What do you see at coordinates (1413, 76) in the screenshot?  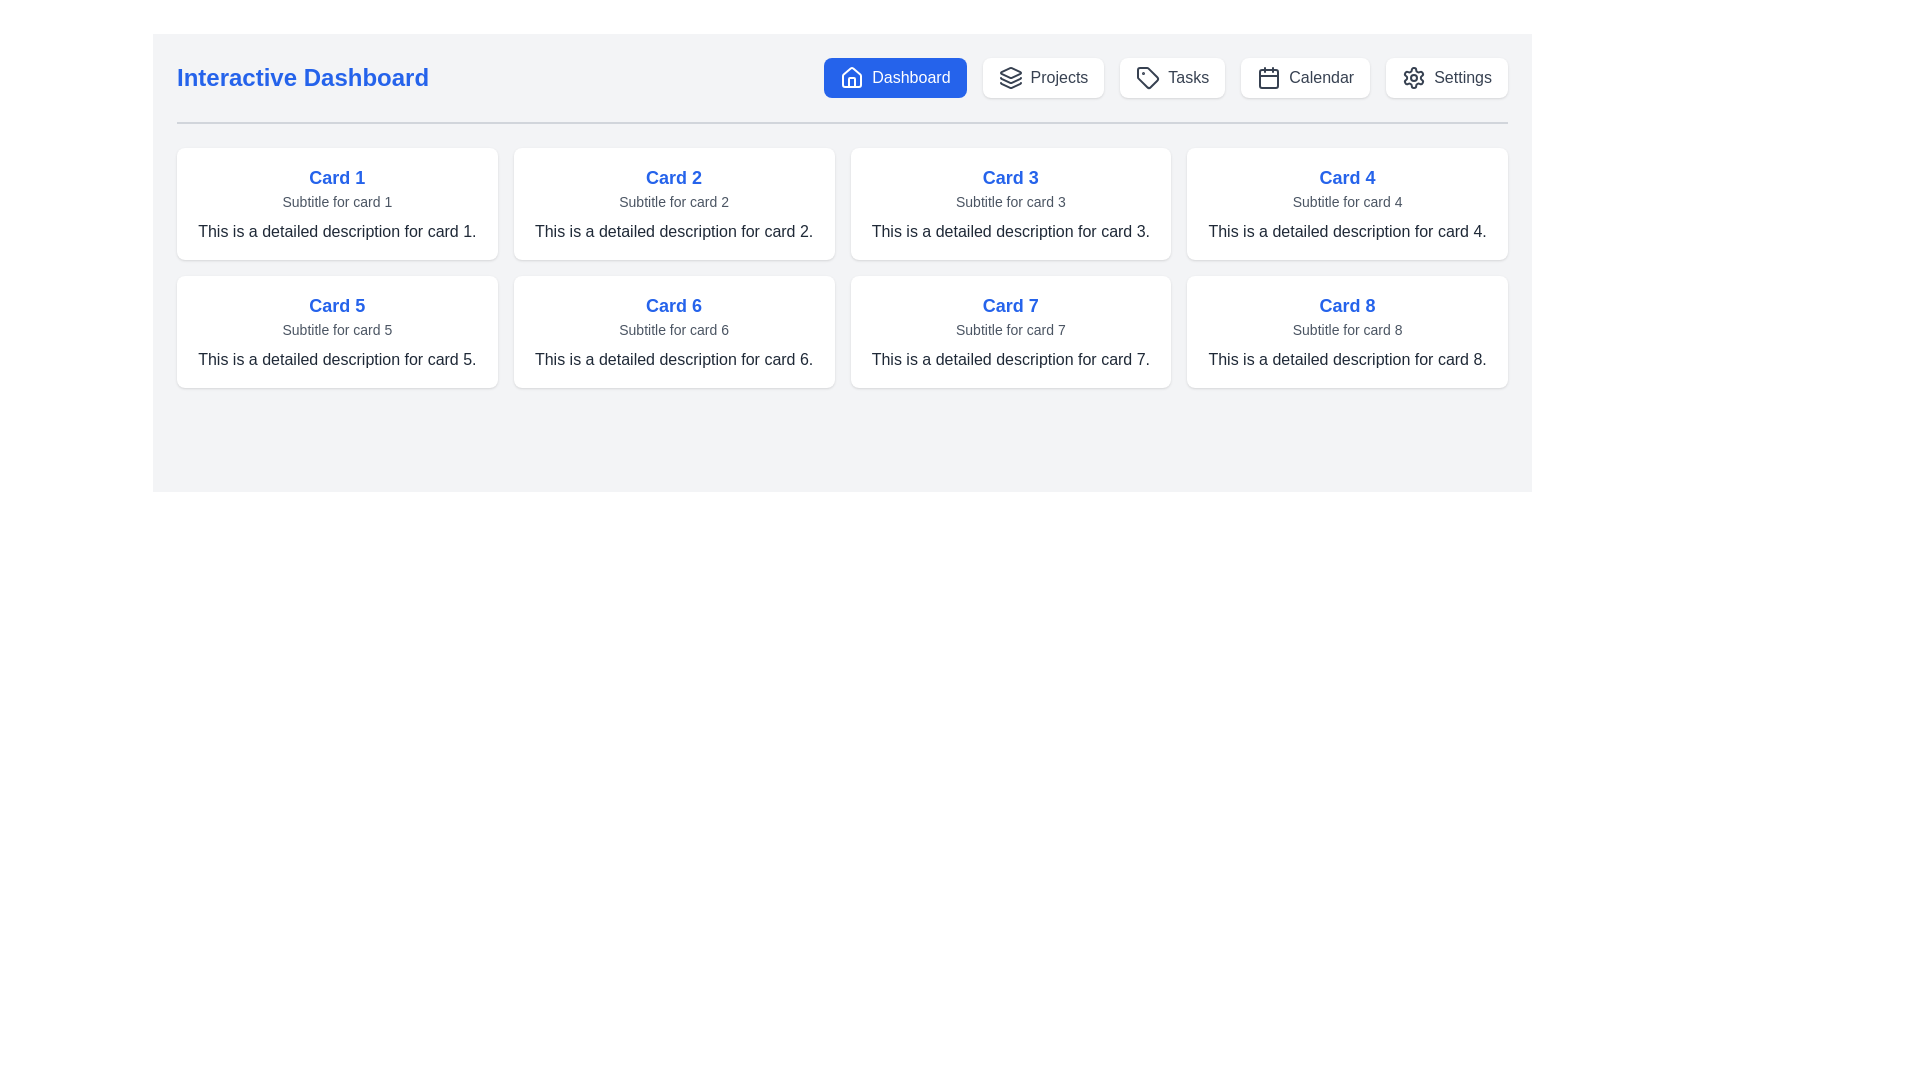 I see `the gear icon within the 'Settings' button, located in the top-right section of the interface, which features a circular design with external teeth and is styled with a minimalist line representation` at bounding box center [1413, 76].